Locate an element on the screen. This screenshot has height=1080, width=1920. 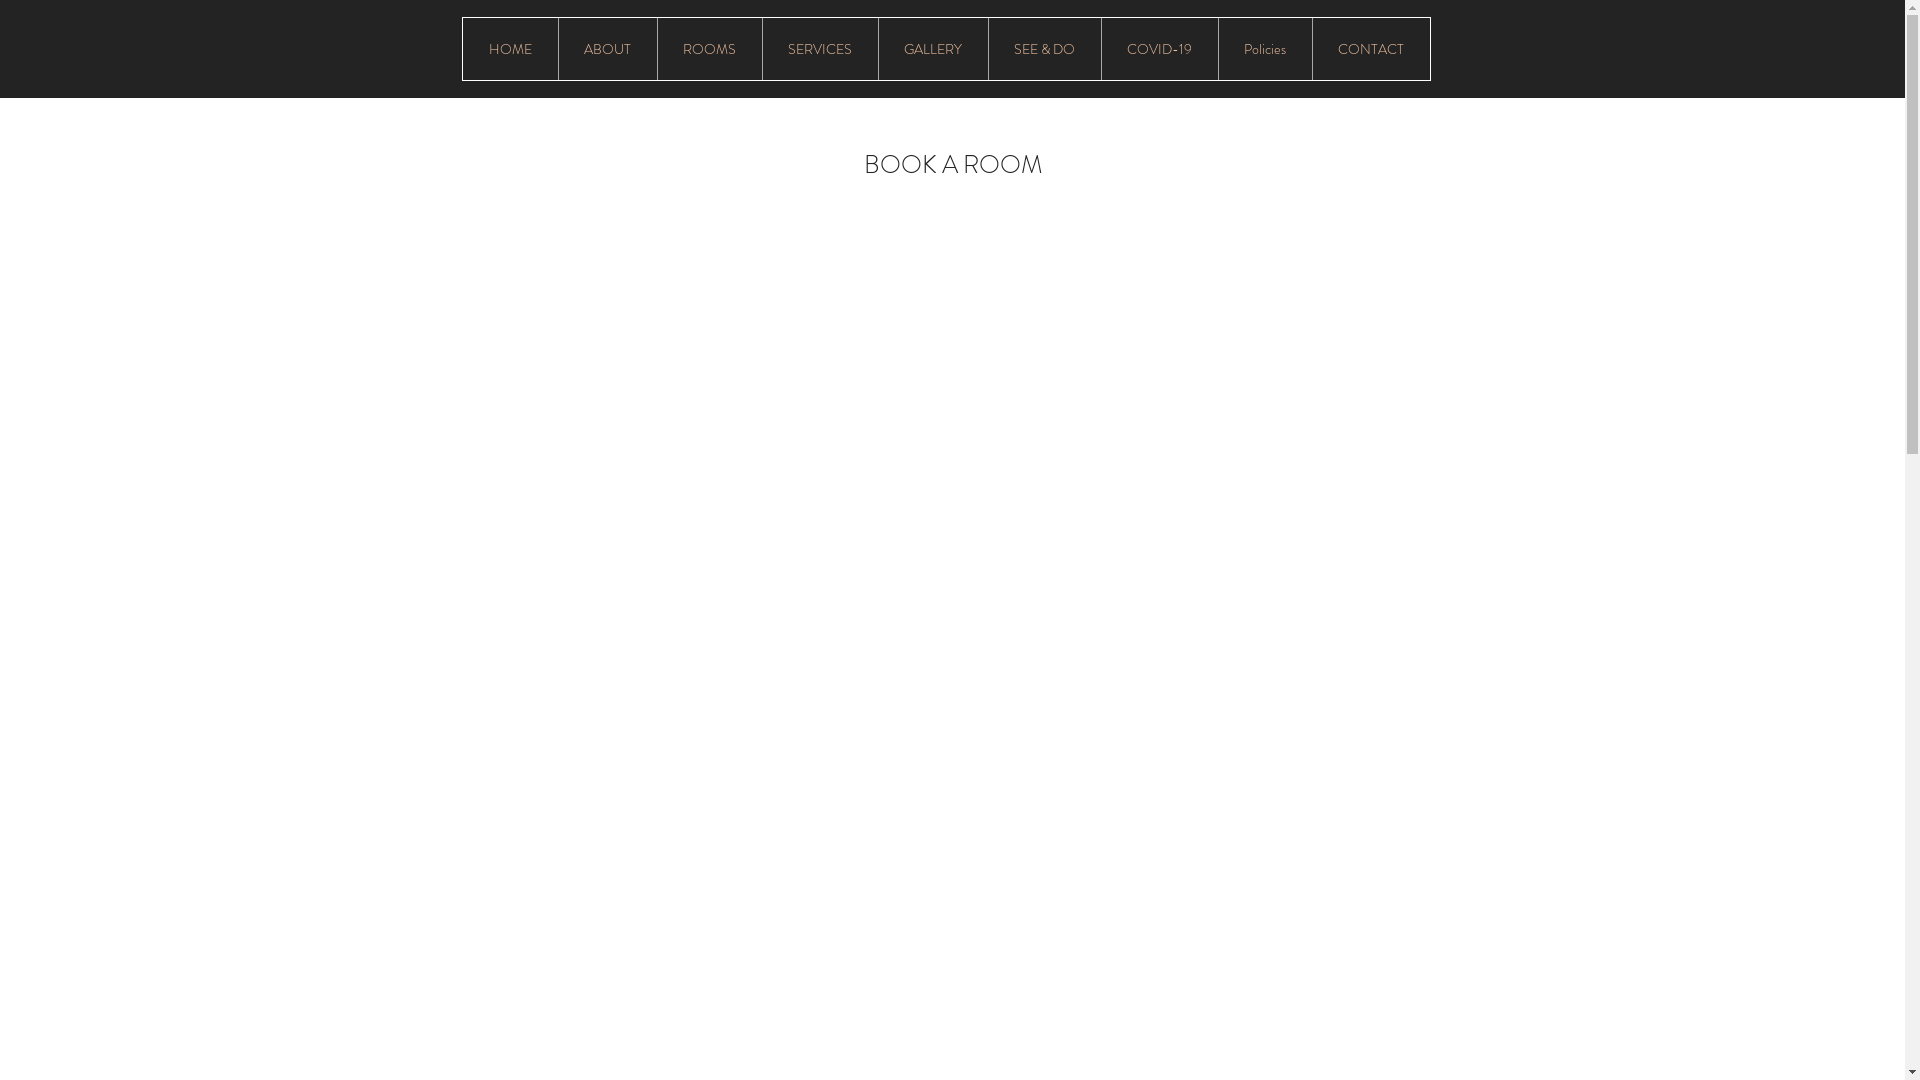
'COVID-19' is located at coordinates (1158, 48).